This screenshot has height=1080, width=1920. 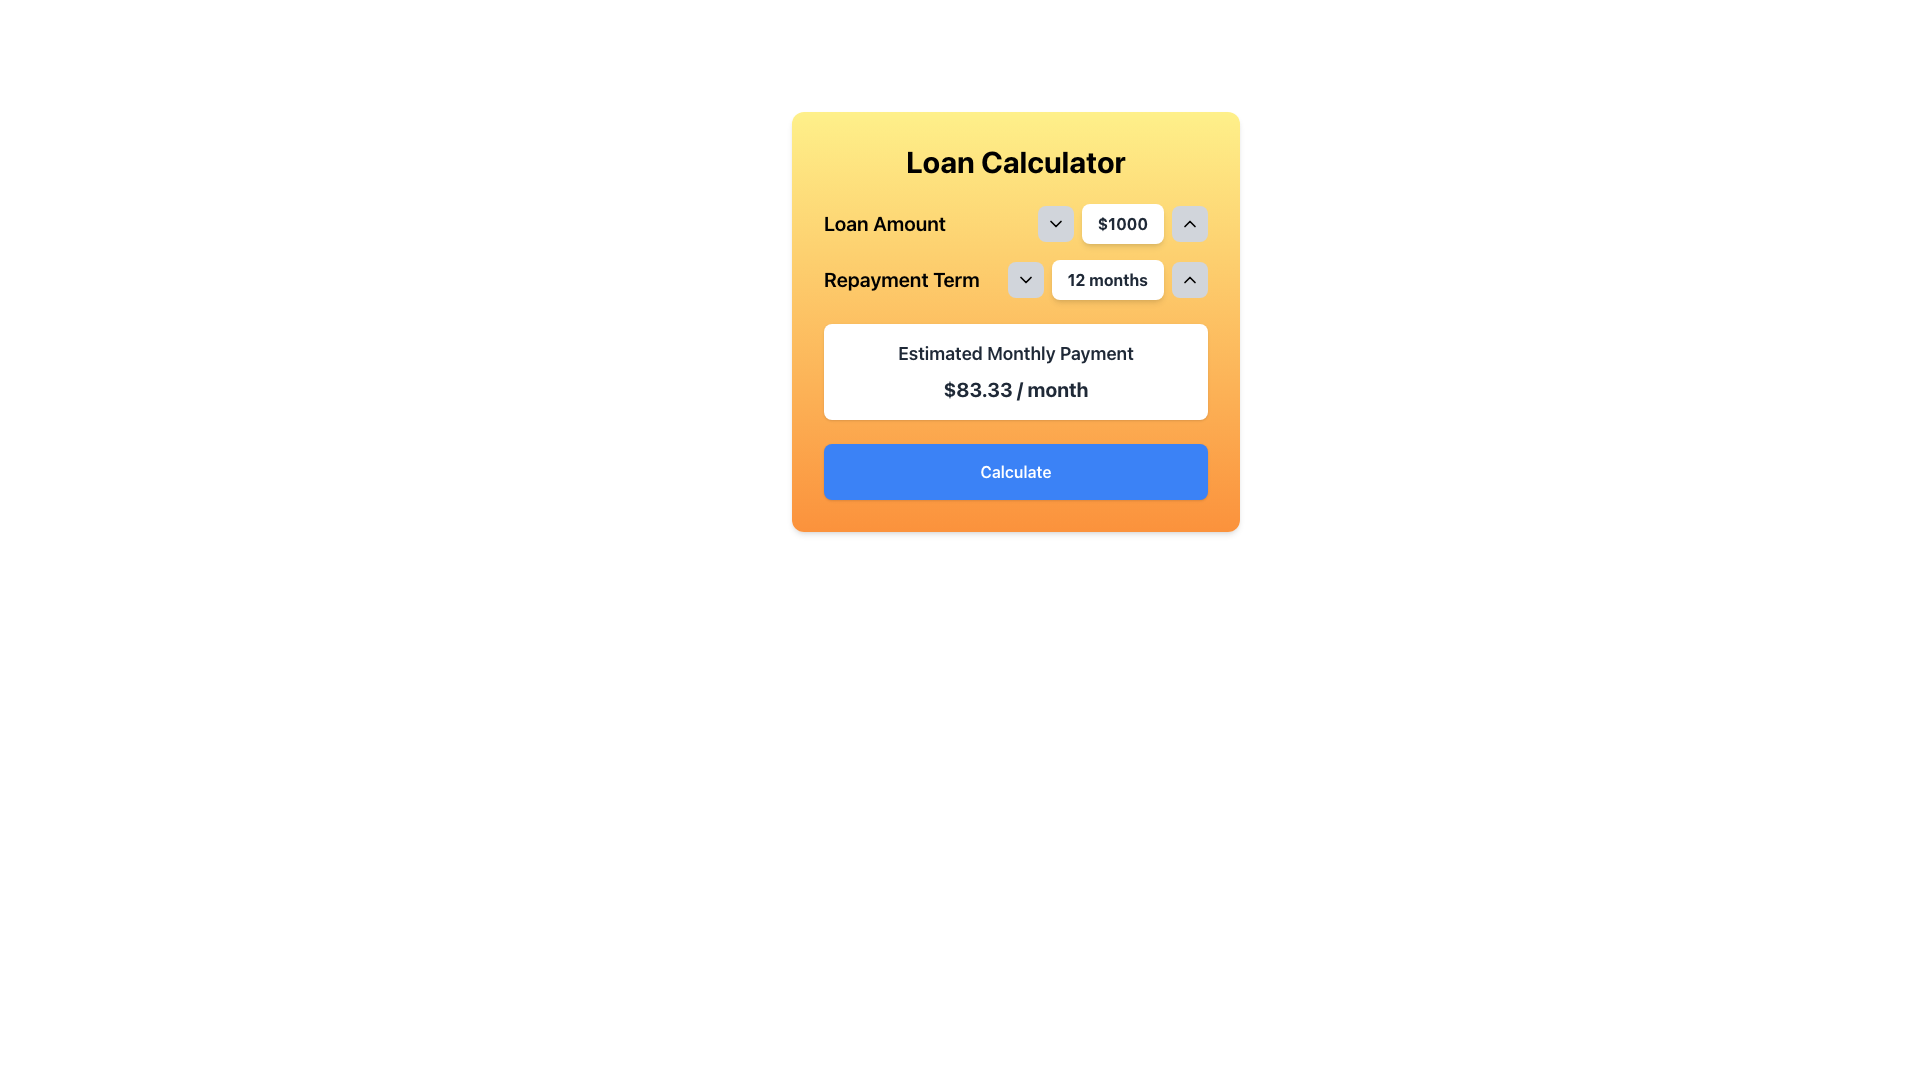 What do you see at coordinates (900, 280) in the screenshot?
I see `the bold text label reading 'Repayment Term' styled with a large font size and semibold font weight, which is positioned prominently on the left side above the 'Estimated Monthly Payment' section` at bounding box center [900, 280].